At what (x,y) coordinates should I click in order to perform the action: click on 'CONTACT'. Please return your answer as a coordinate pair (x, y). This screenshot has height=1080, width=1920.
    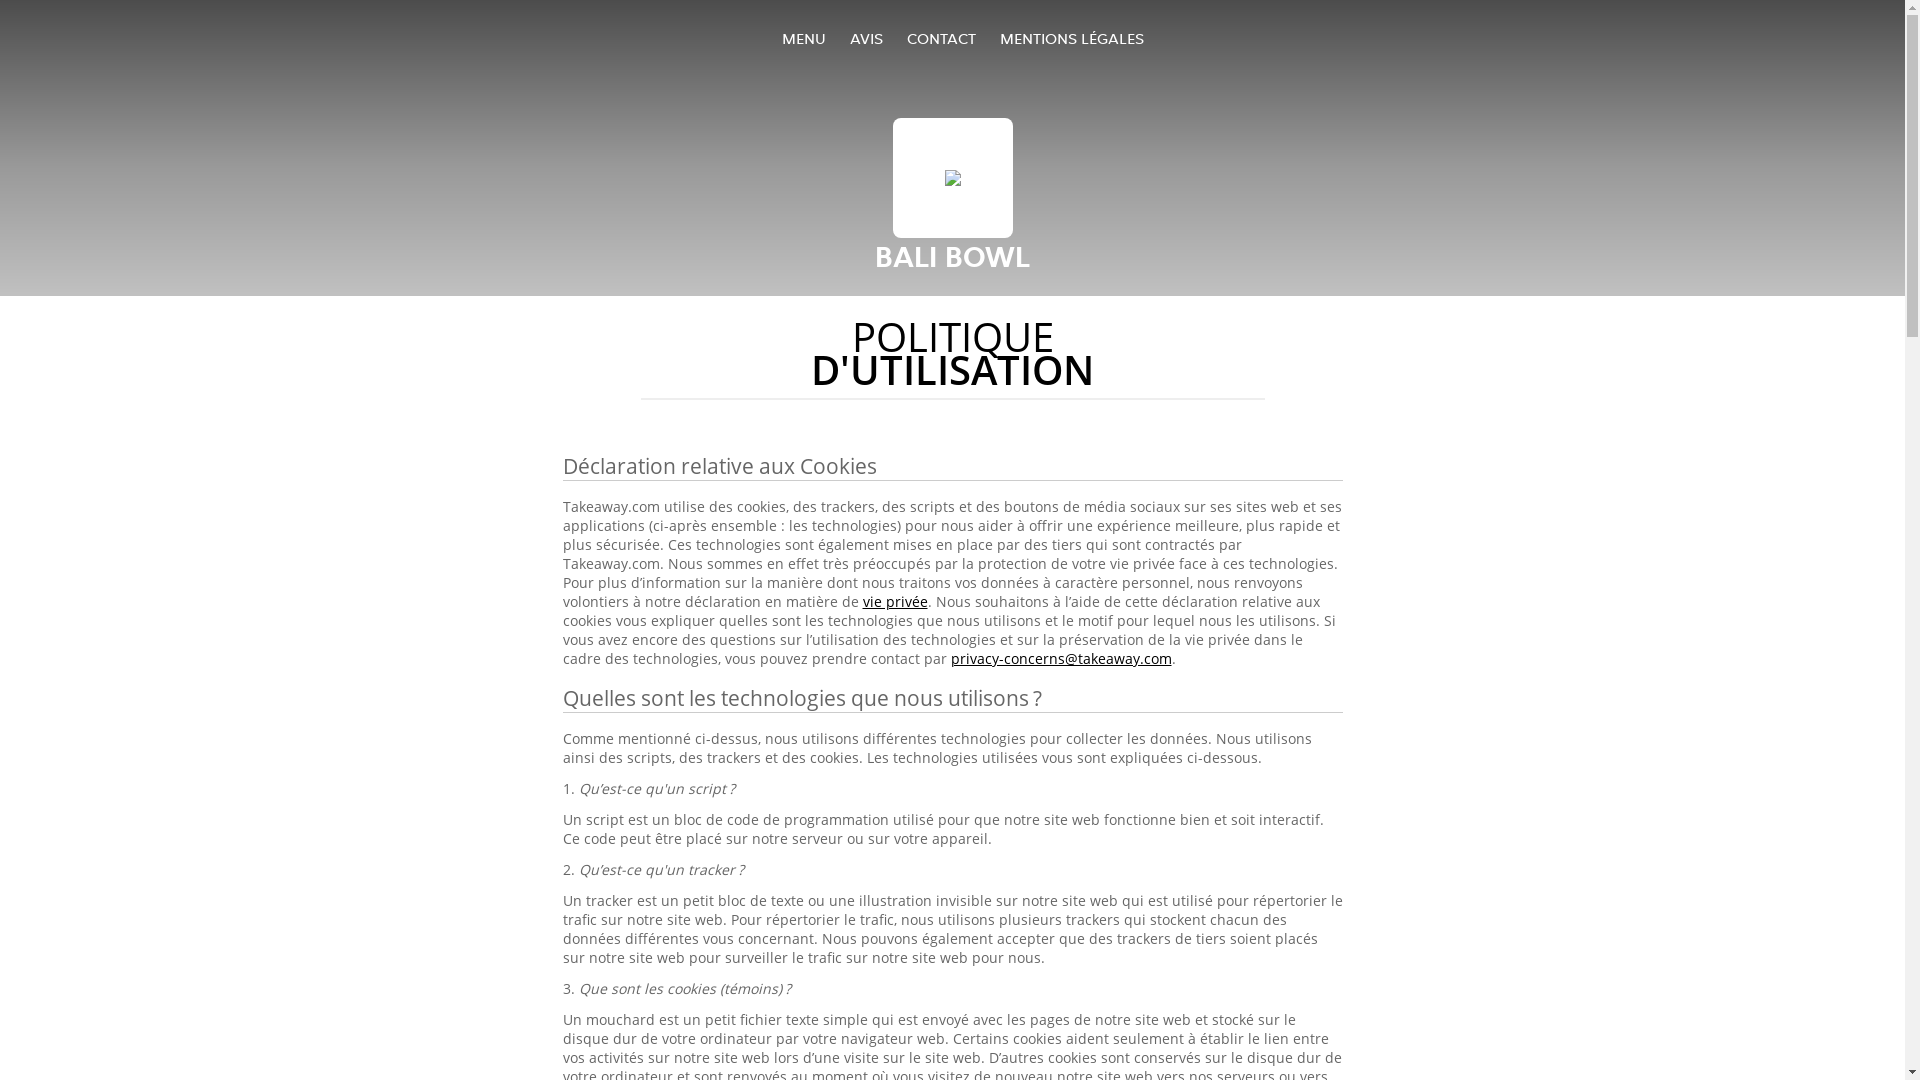
    Looking at the image, I should click on (939, 38).